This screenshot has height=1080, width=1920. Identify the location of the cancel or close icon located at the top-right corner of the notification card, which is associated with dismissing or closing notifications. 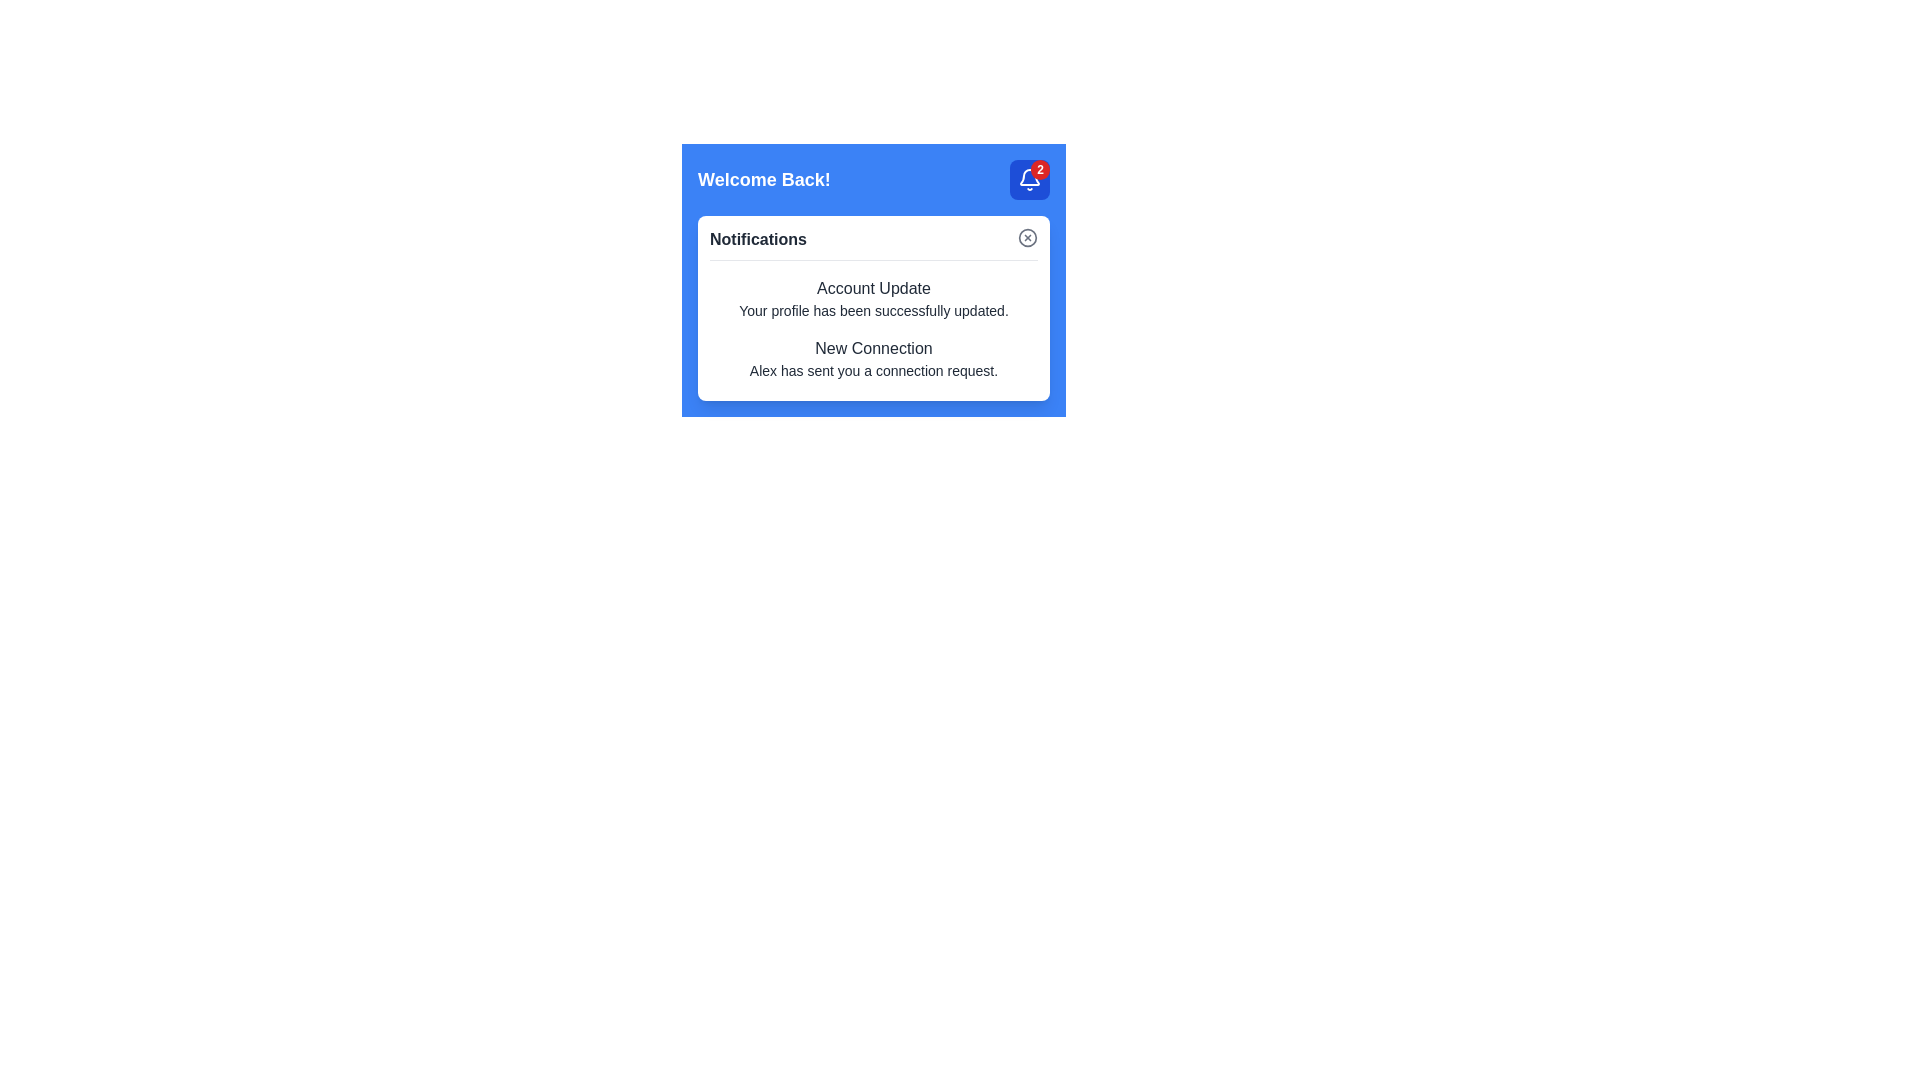
(1027, 237).